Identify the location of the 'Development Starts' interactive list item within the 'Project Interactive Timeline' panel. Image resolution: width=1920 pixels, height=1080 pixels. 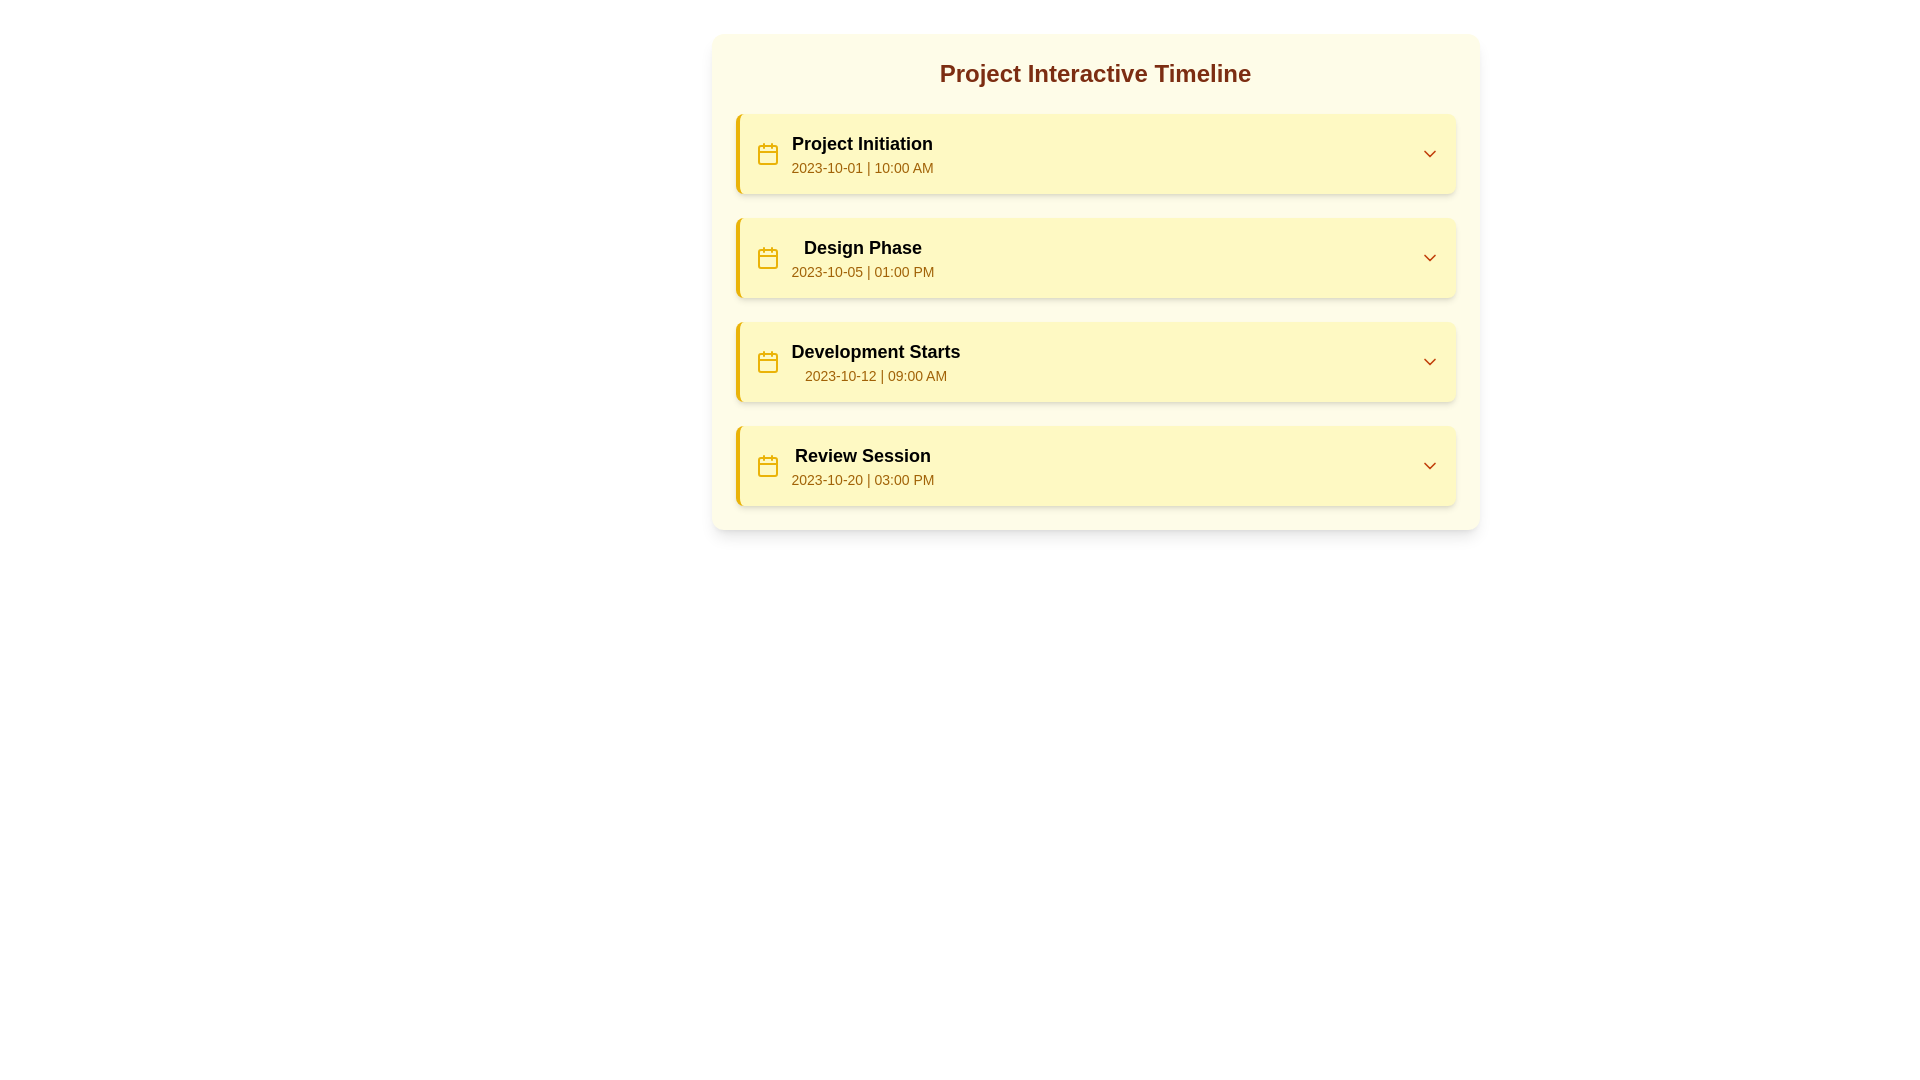
(1096, 362).